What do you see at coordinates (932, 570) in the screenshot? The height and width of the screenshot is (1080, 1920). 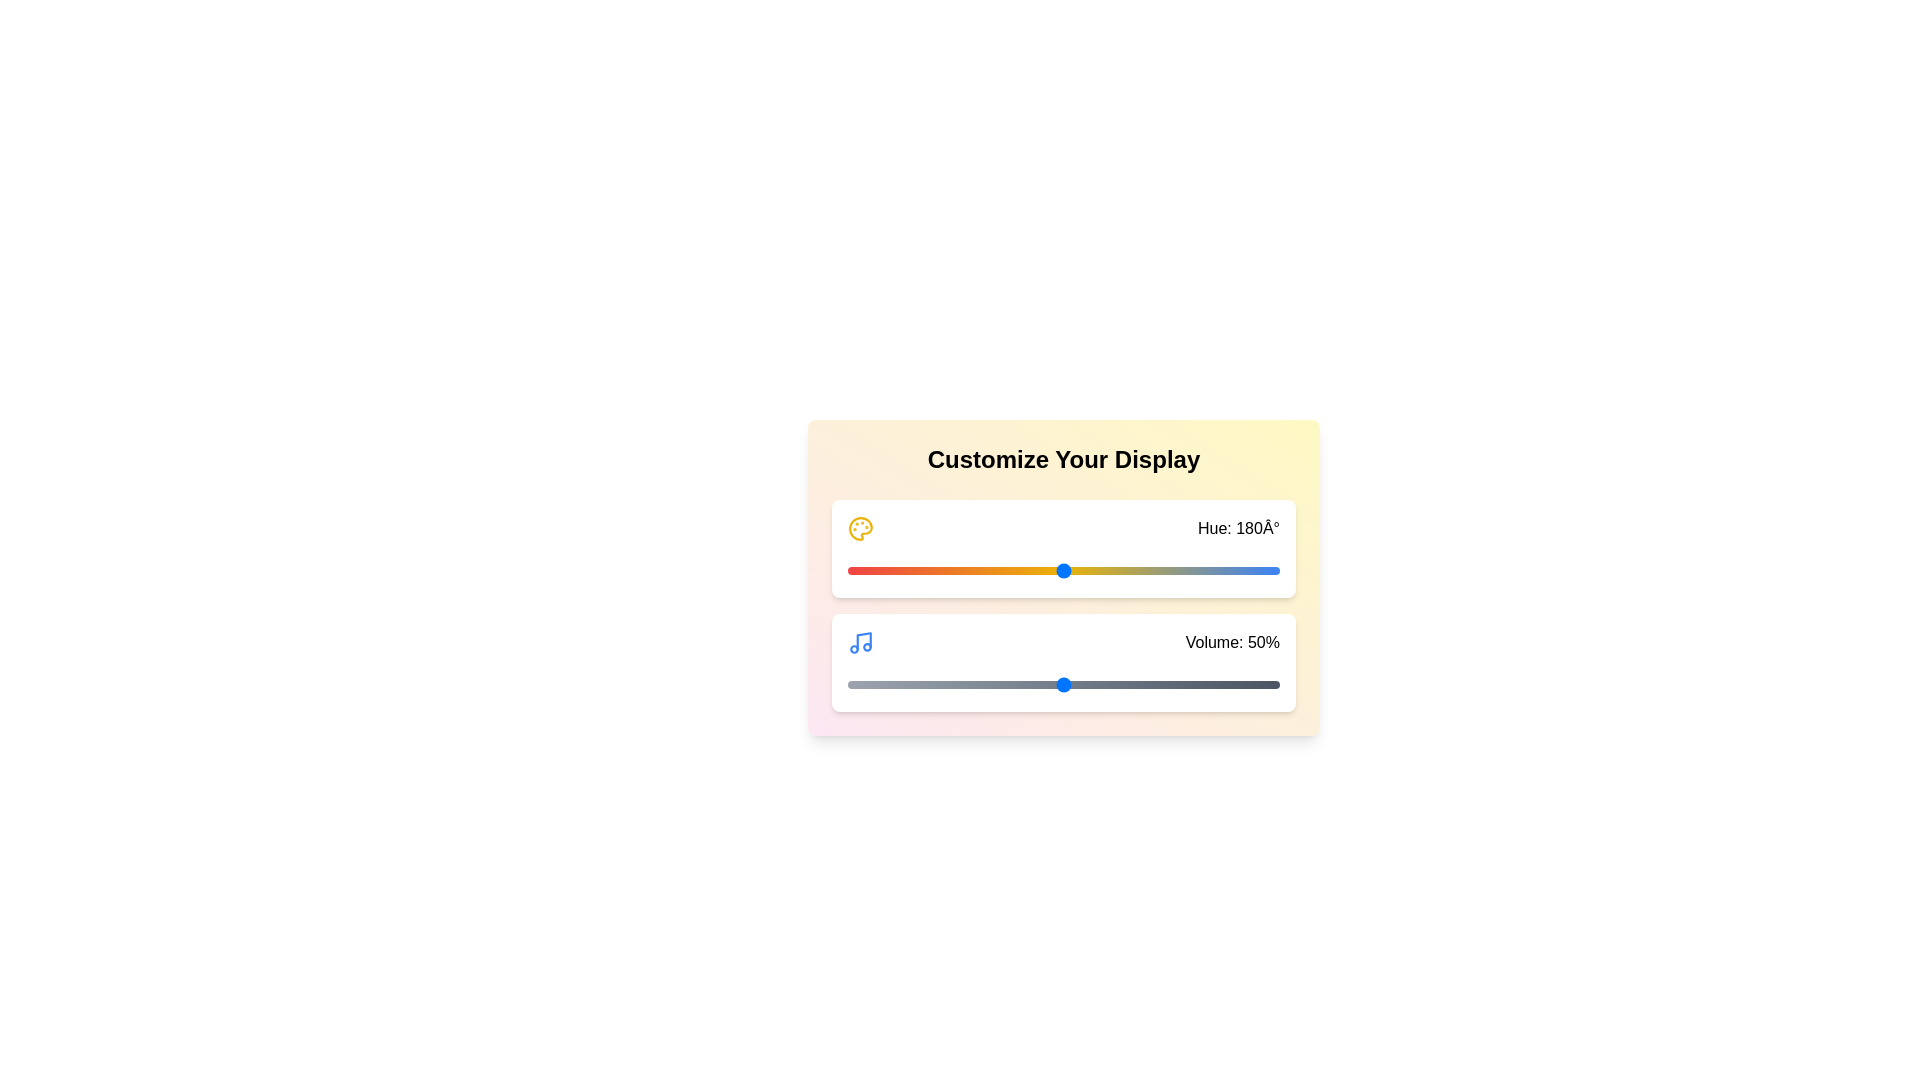 I see `the hue slider to 71 degrees` at bounding box center [932, 570].